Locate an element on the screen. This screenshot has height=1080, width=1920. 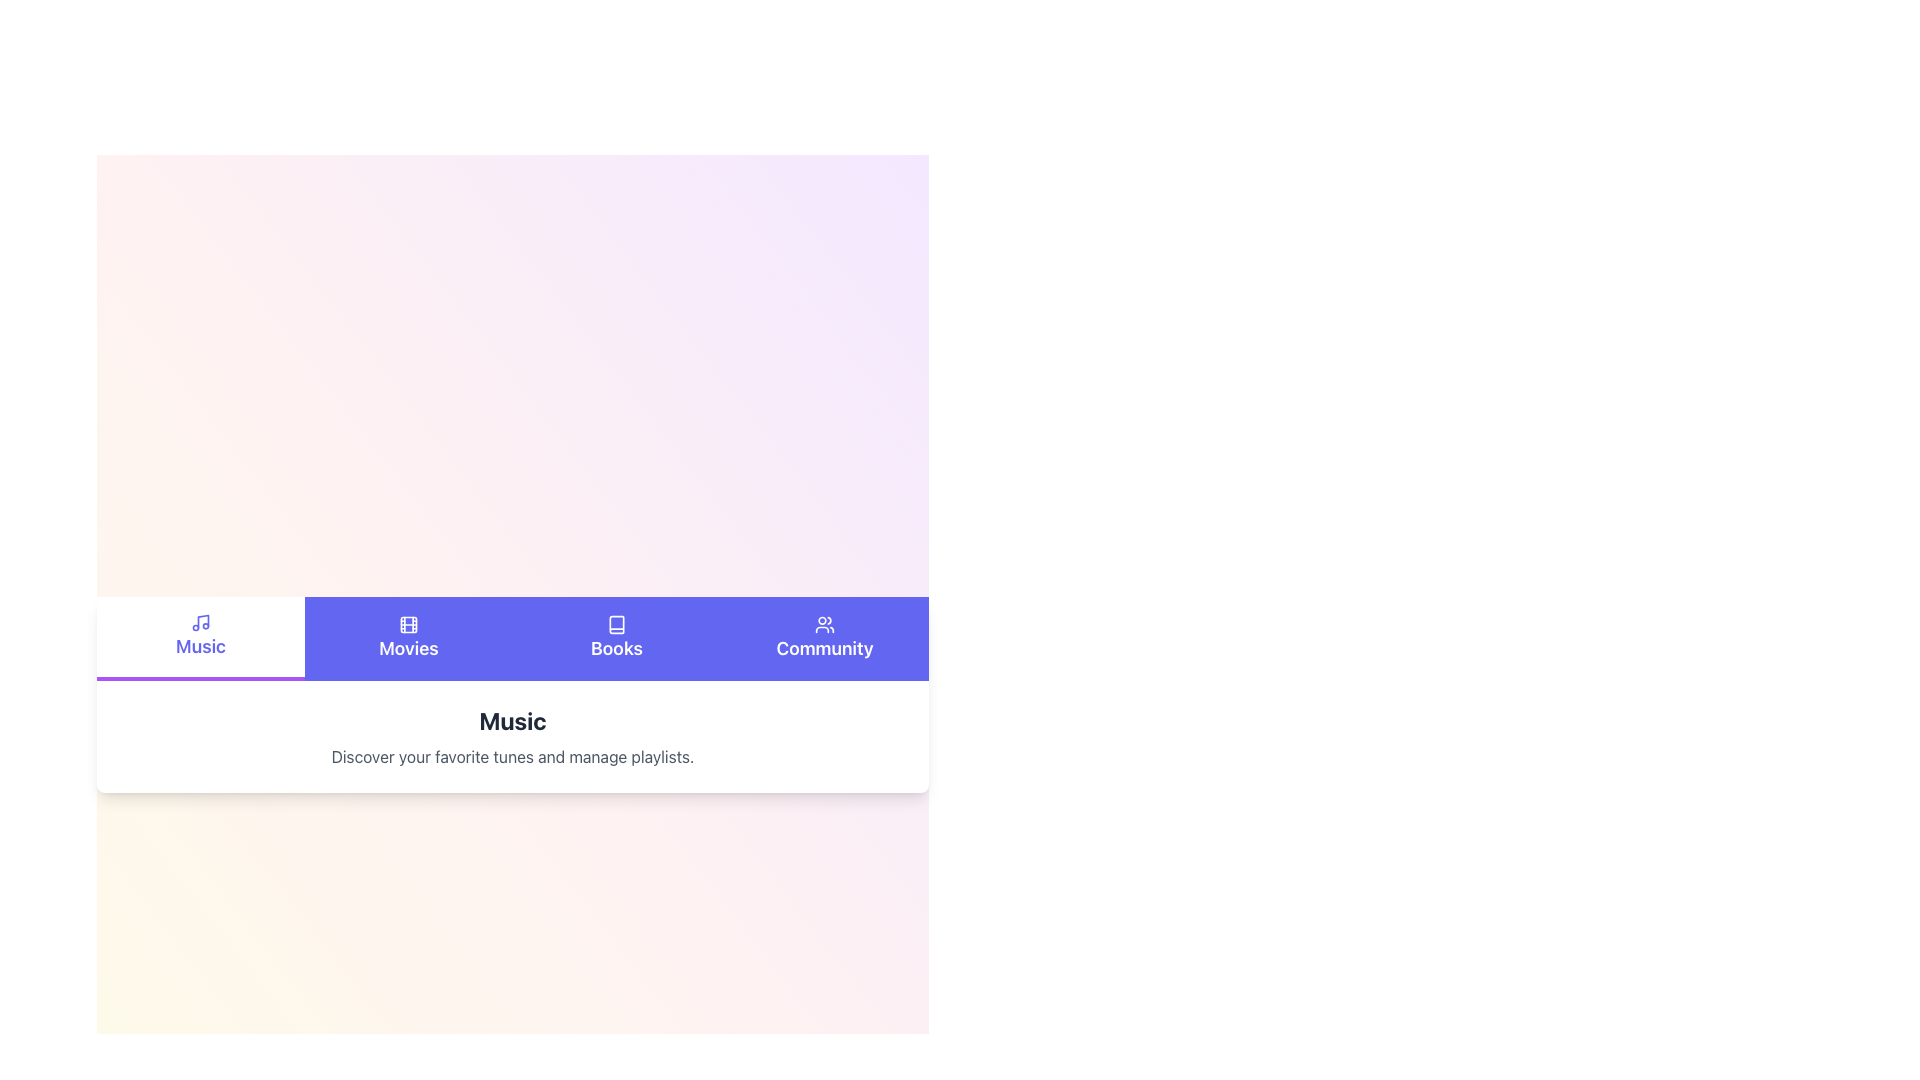
the small SVG film reel icon located in the 'Movies' section of the navigation bar, centered above the 'Movies' text is located at coordinates (407, 623).